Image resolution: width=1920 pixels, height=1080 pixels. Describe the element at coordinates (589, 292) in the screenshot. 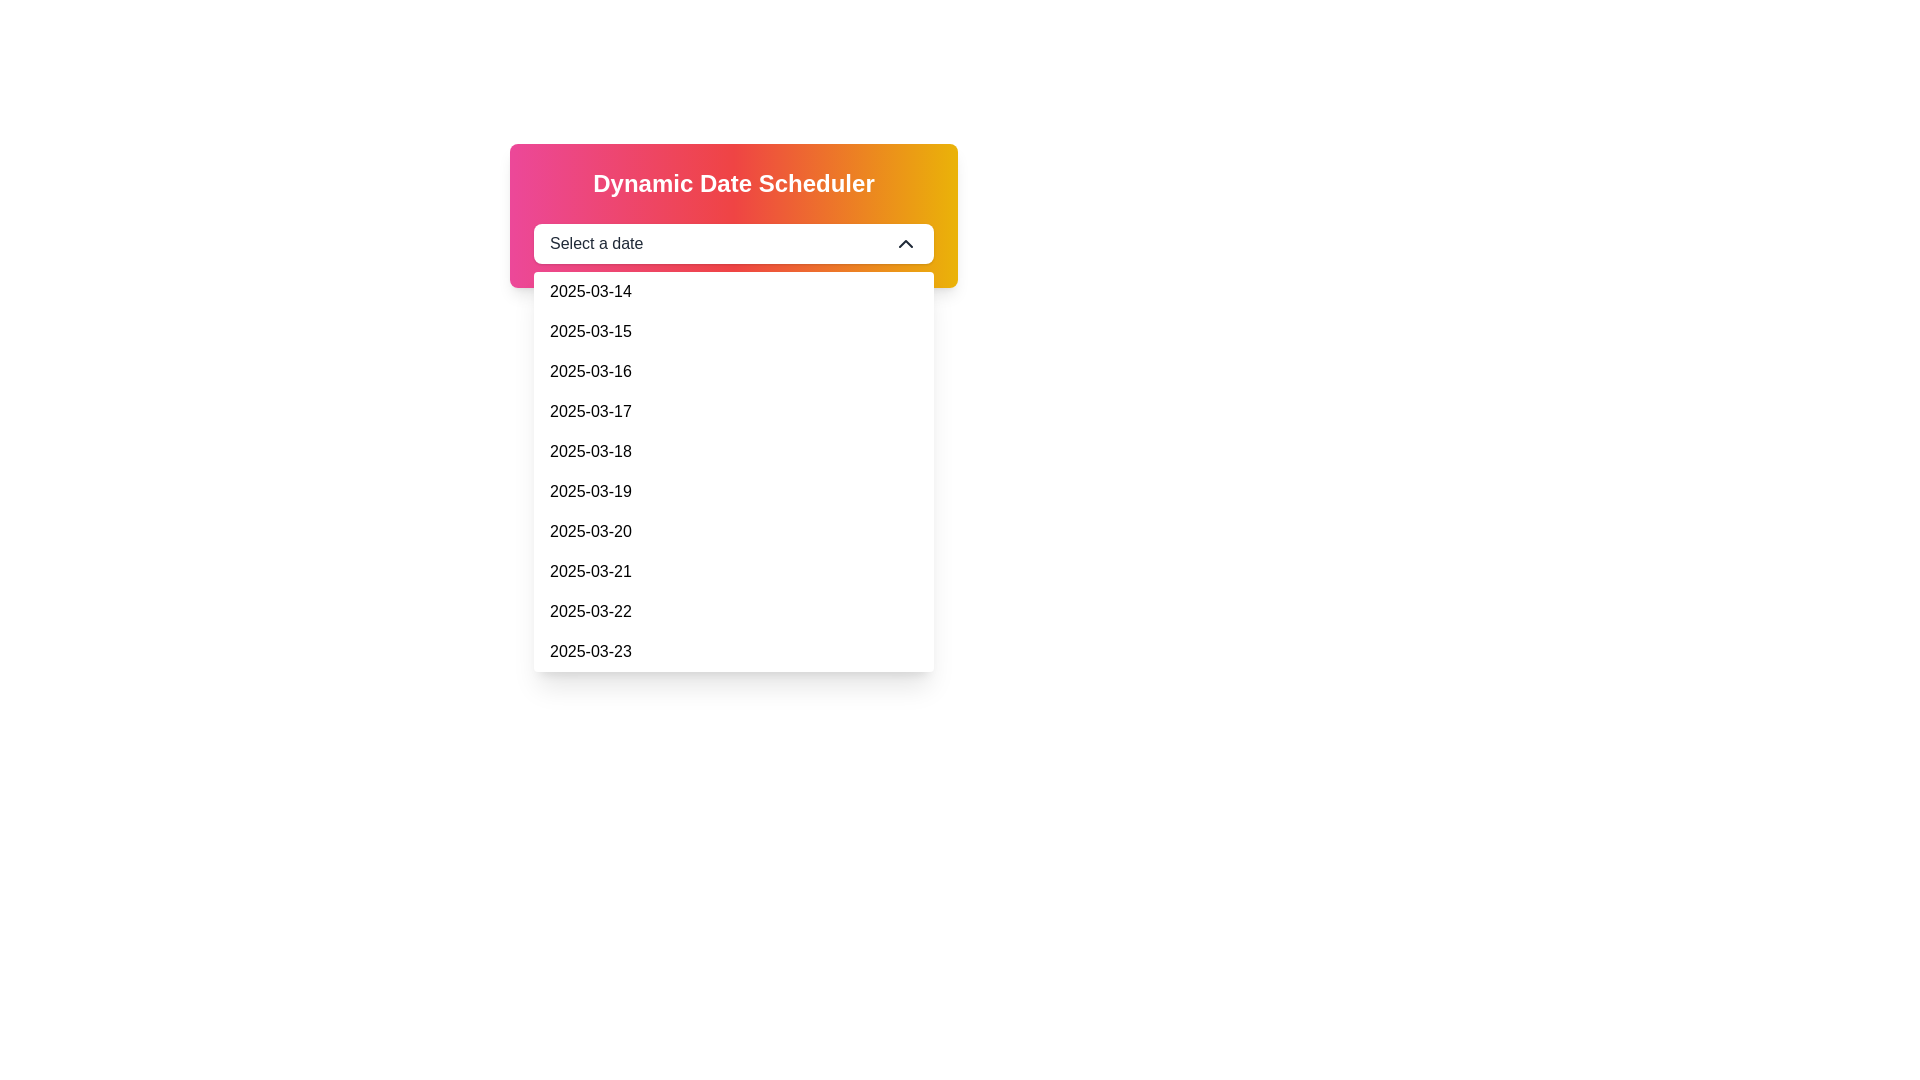

I see `the first item in the dropdown list representing the date '2025-03-14'` at that location.